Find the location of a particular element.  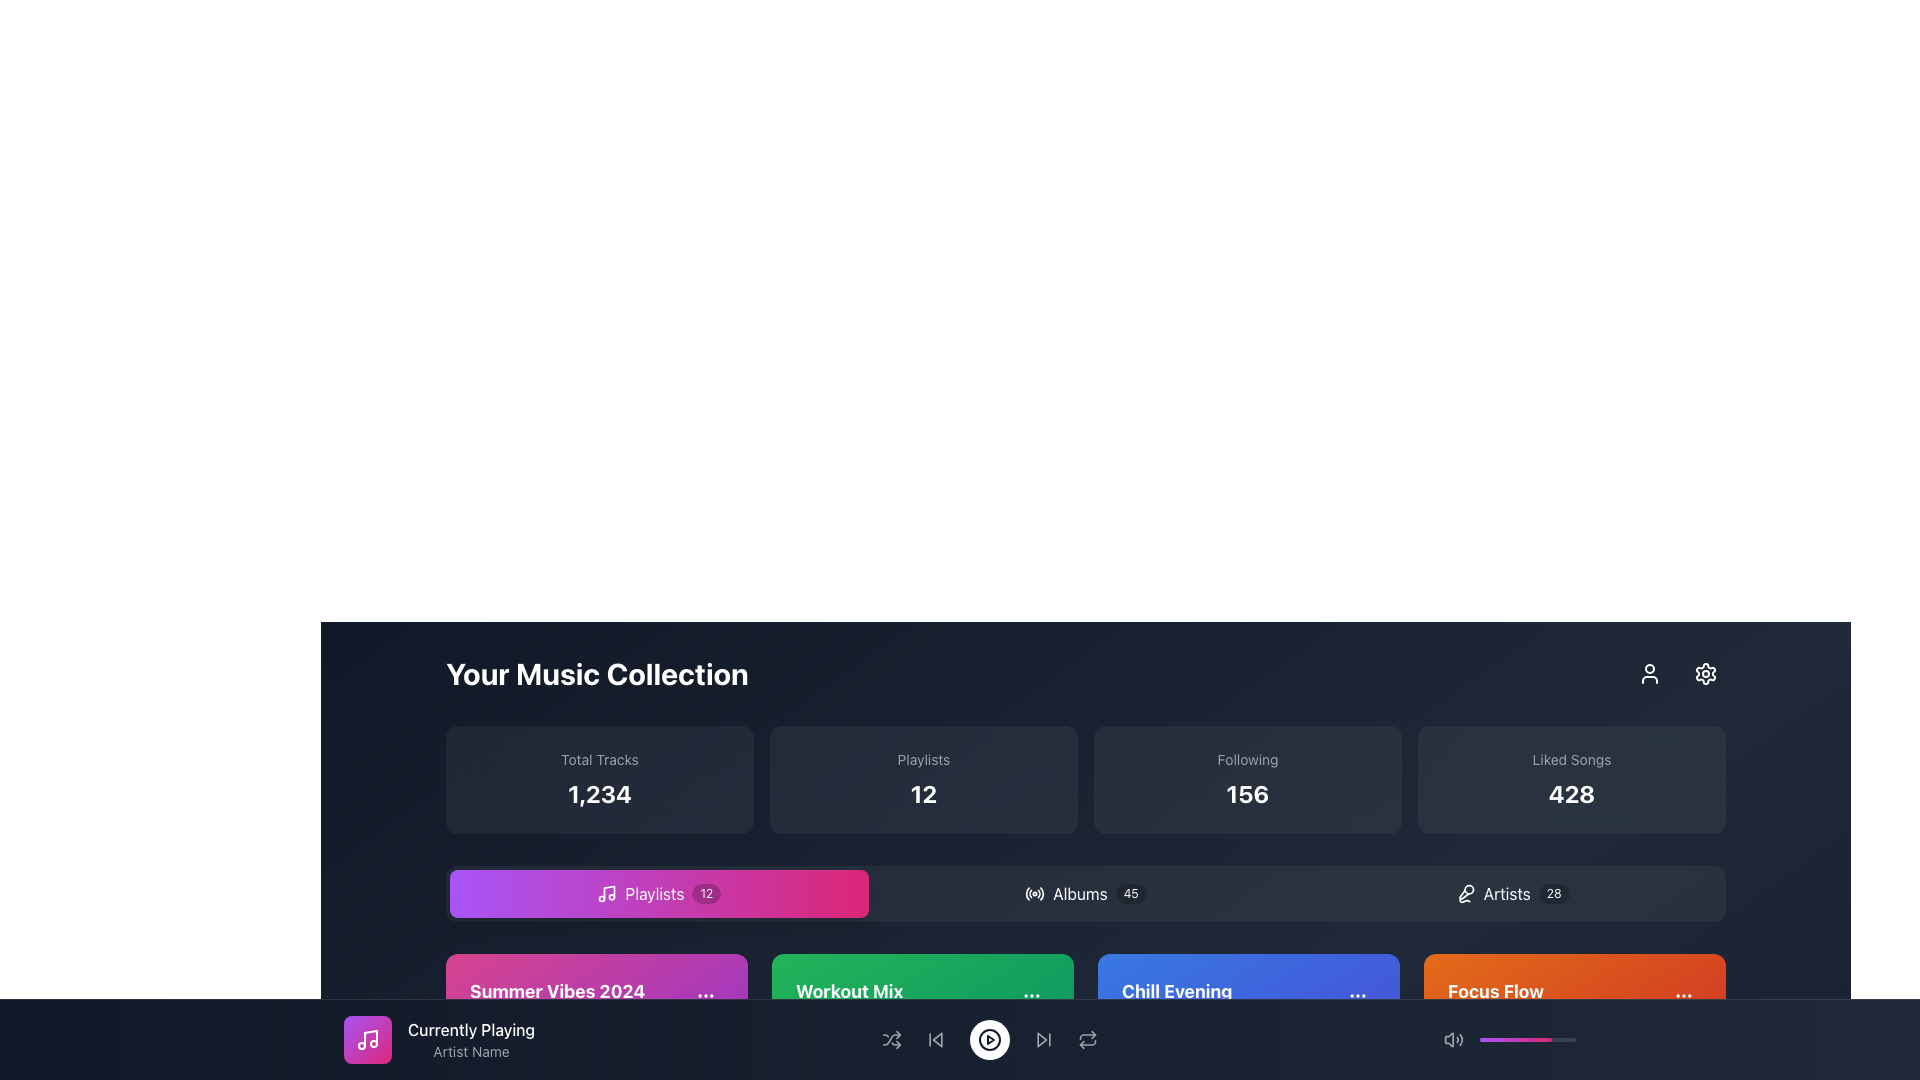

progress is located at coordinates (1572, 1039).